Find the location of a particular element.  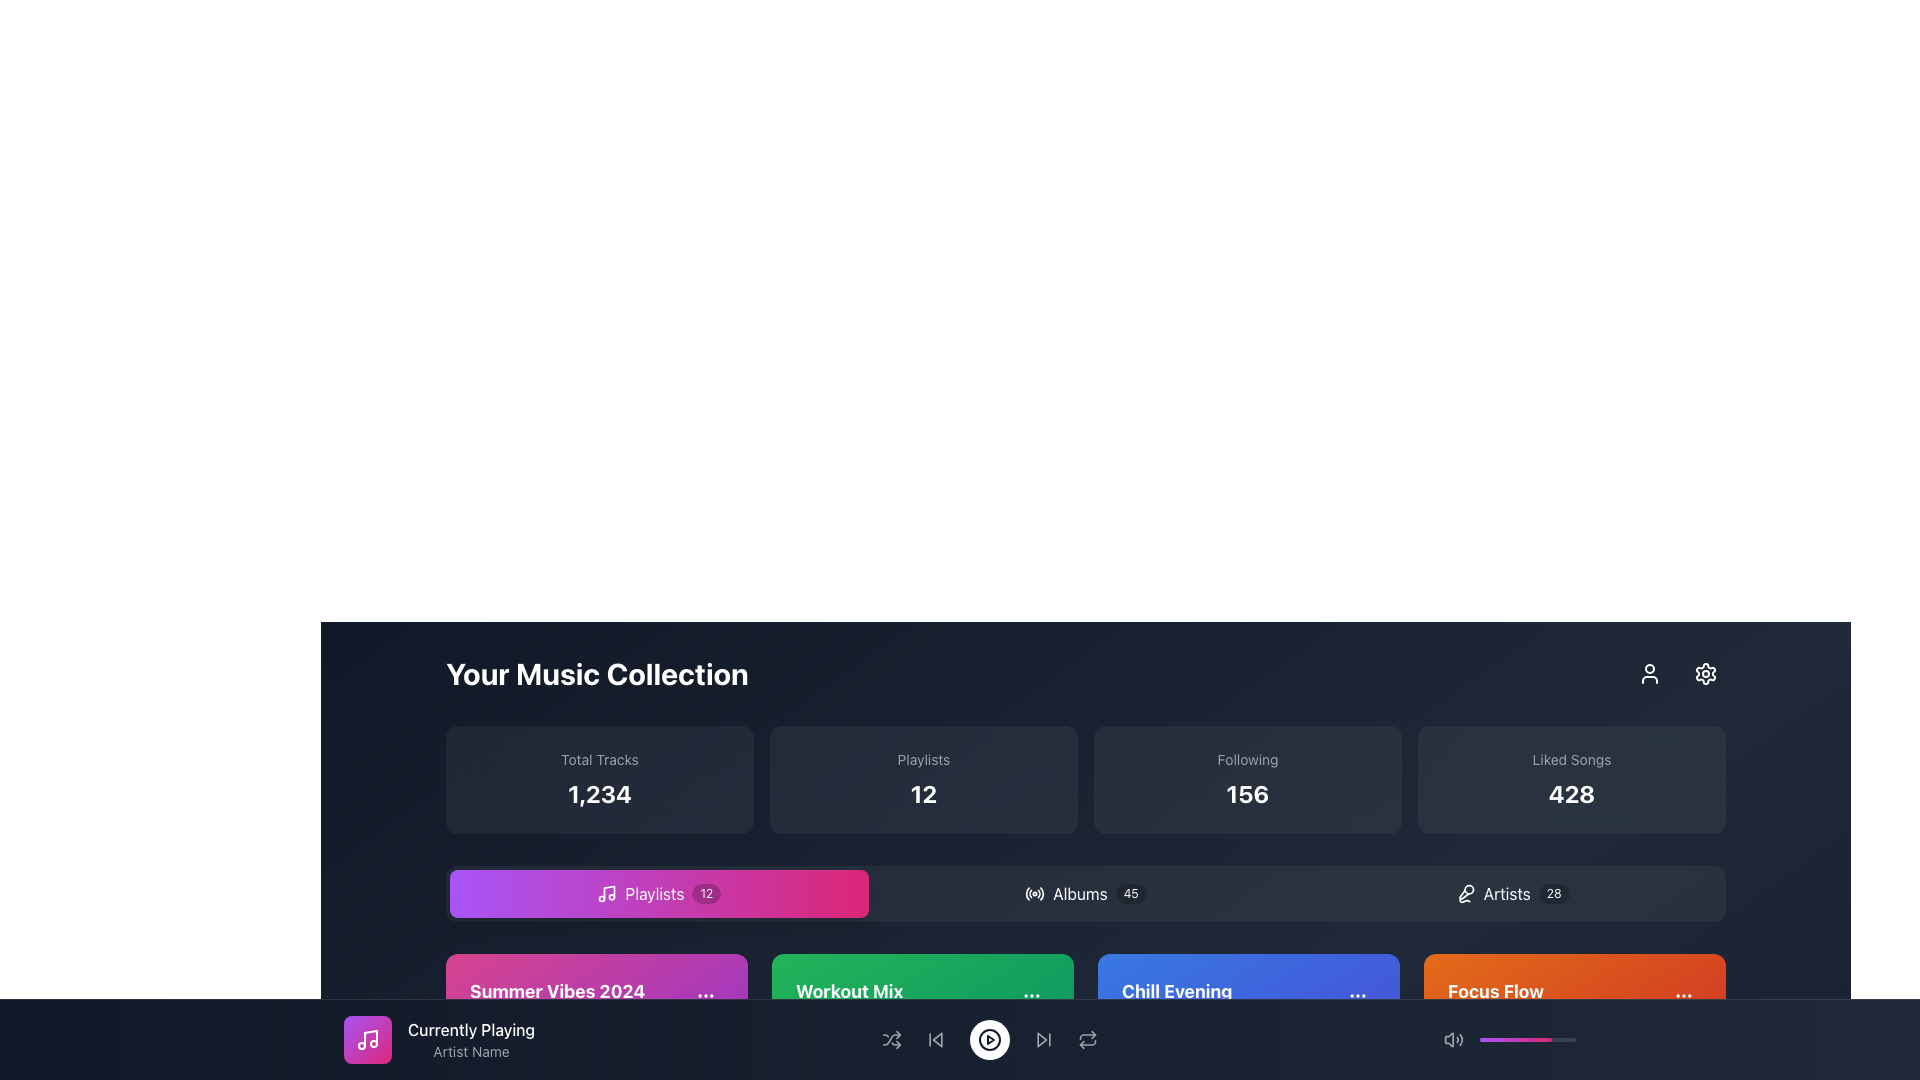

progress is located at coordinates (1572, 1039).